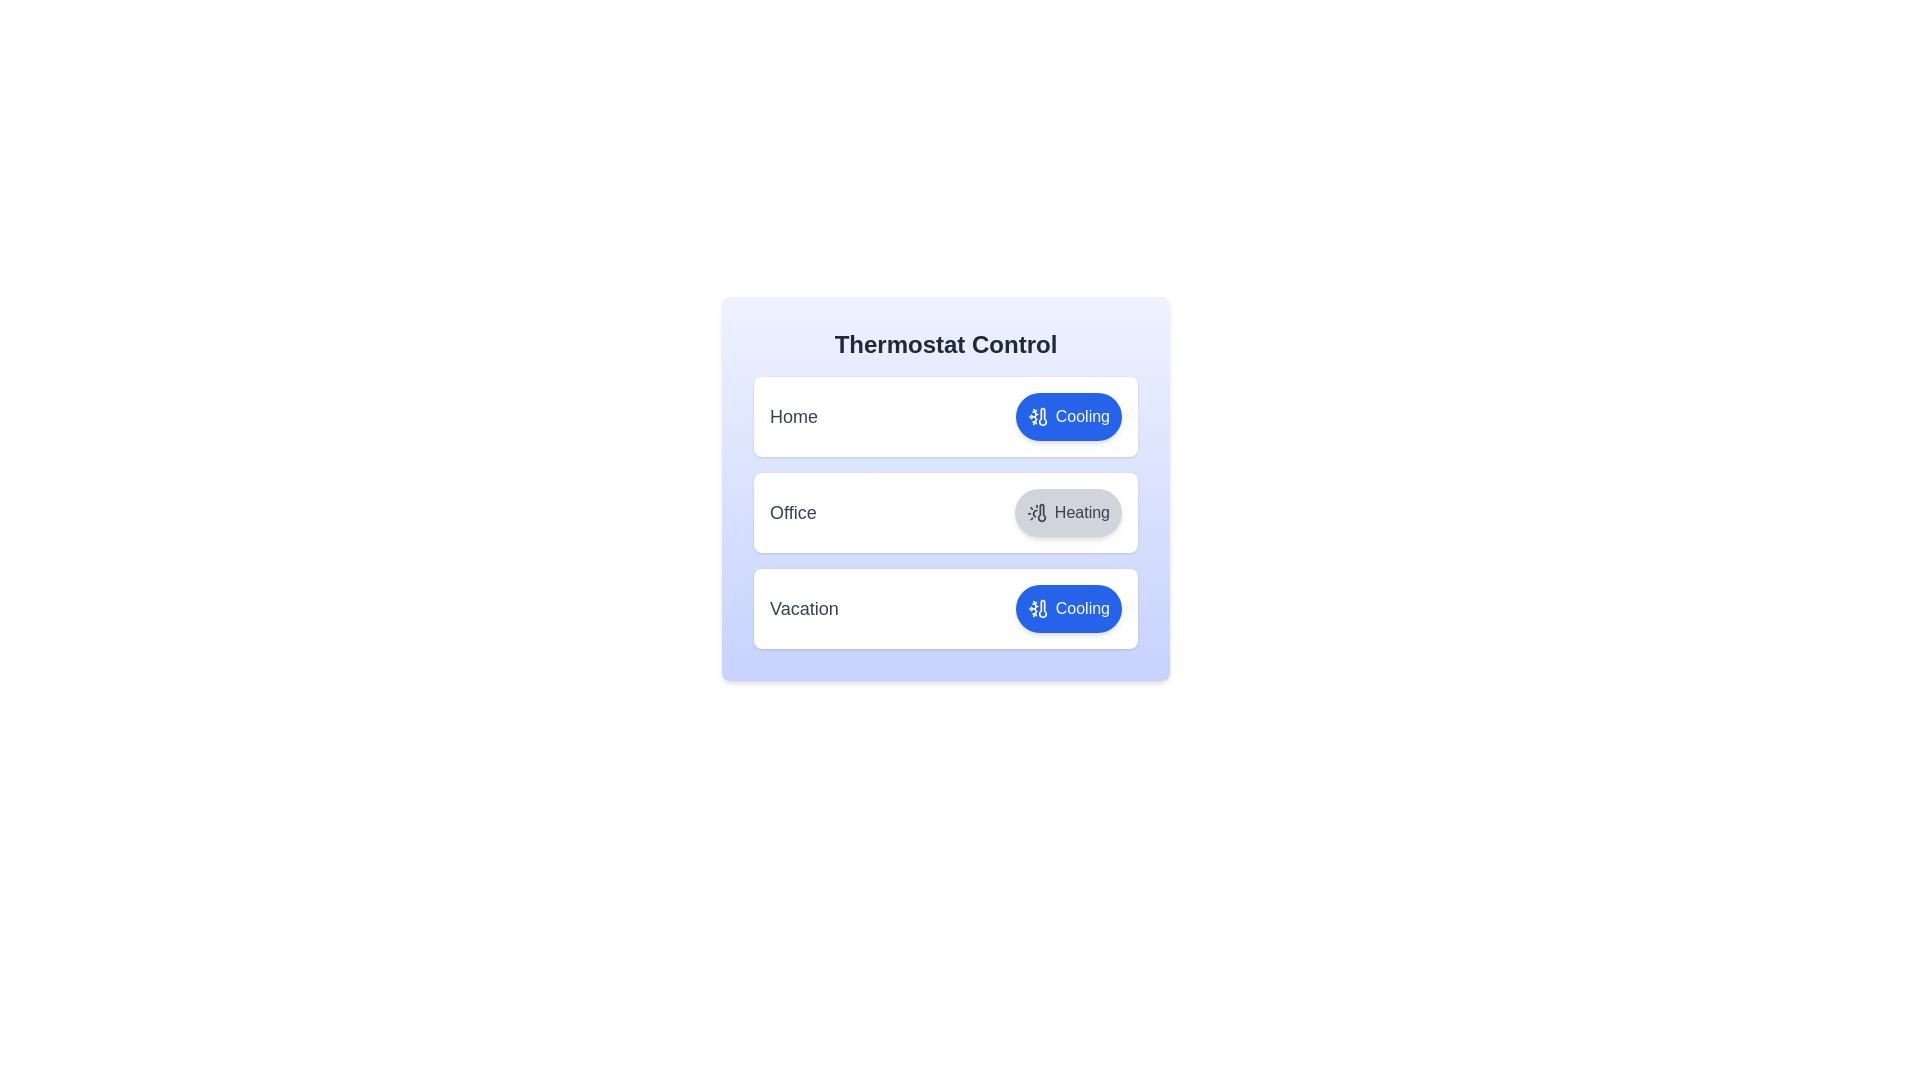 This screenshot has height=1080, width=1920. What do you see at coordinates (1067, 512) in the screenshot?
I see `button labeled 'Heating' under the 'Office' setting to toggle it to 'Cooling'` at bounding box center [1067, 512].